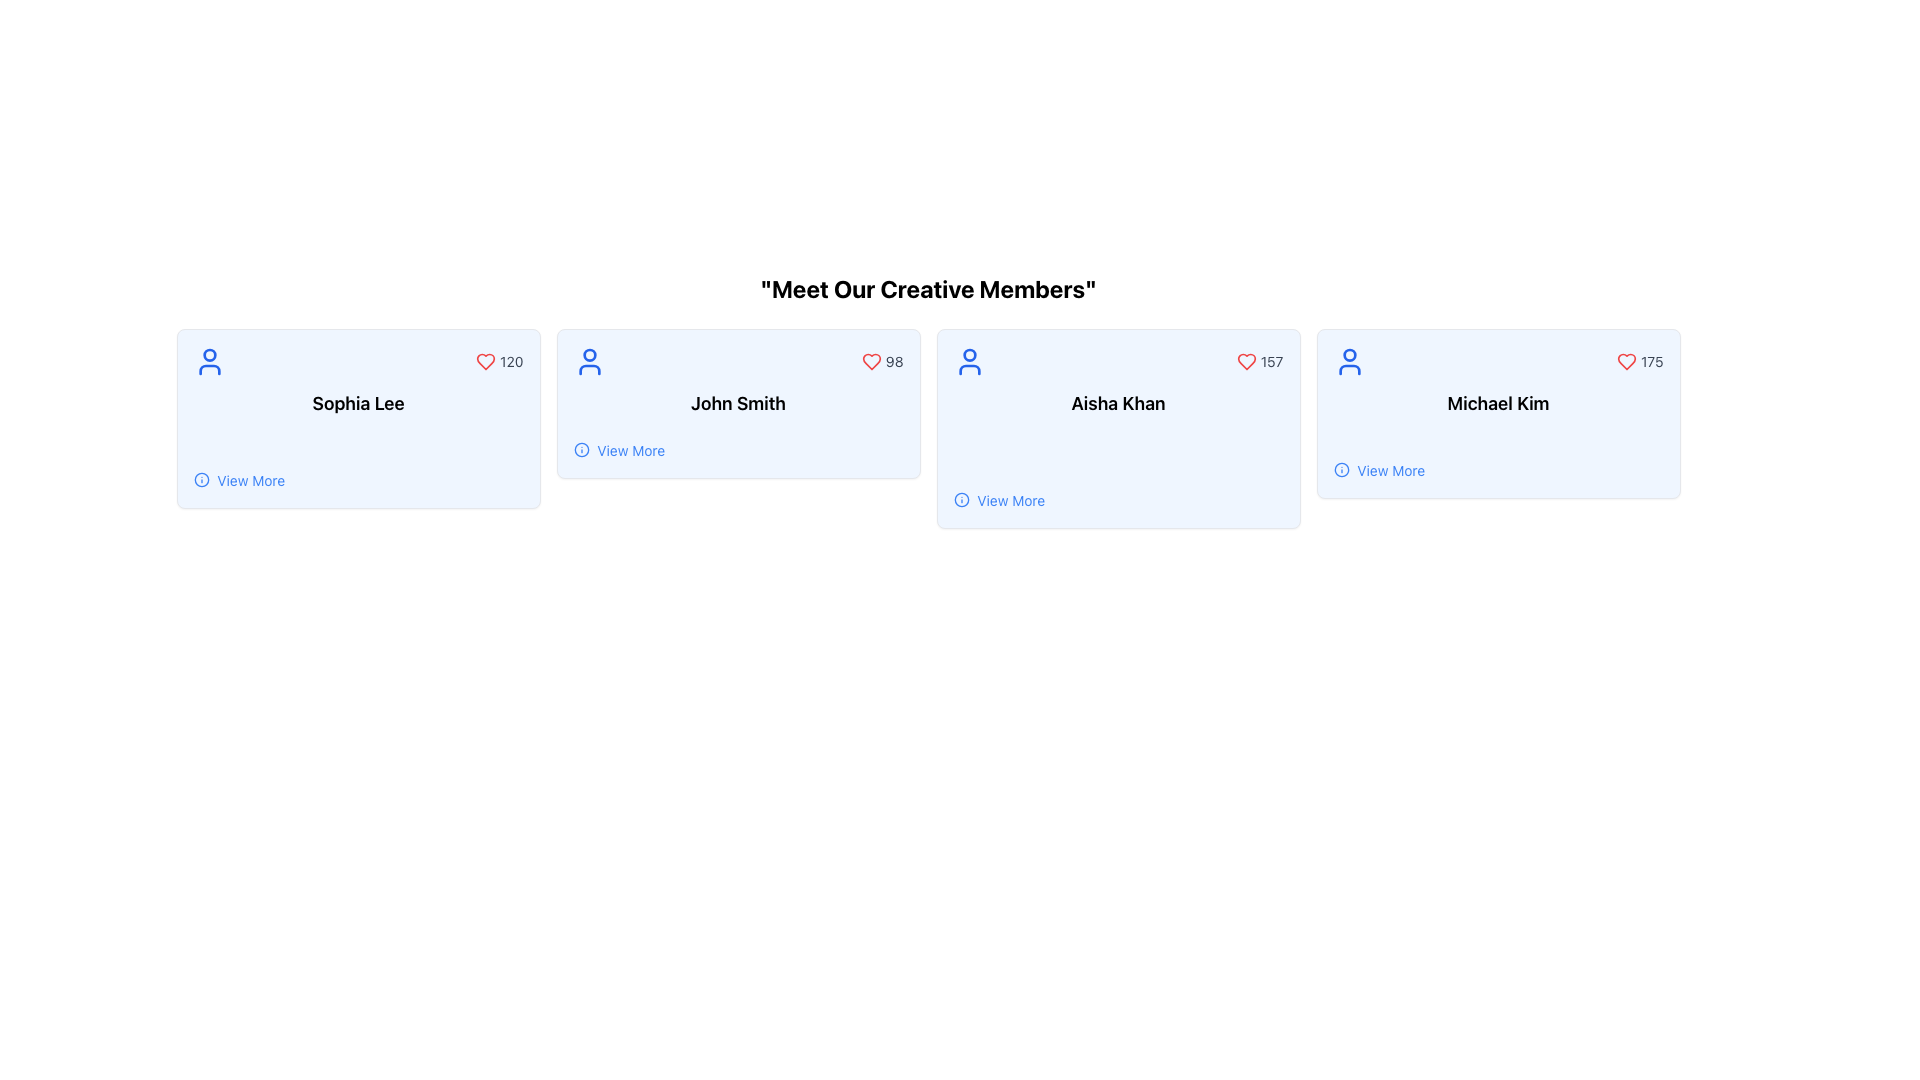 This screenshot has width=1920, height=1080. I want to click on the displayed number '98' in gray color, positioned next to a red heart icon in the top-right corner of the card for 'John Smith', so click(893, 362).